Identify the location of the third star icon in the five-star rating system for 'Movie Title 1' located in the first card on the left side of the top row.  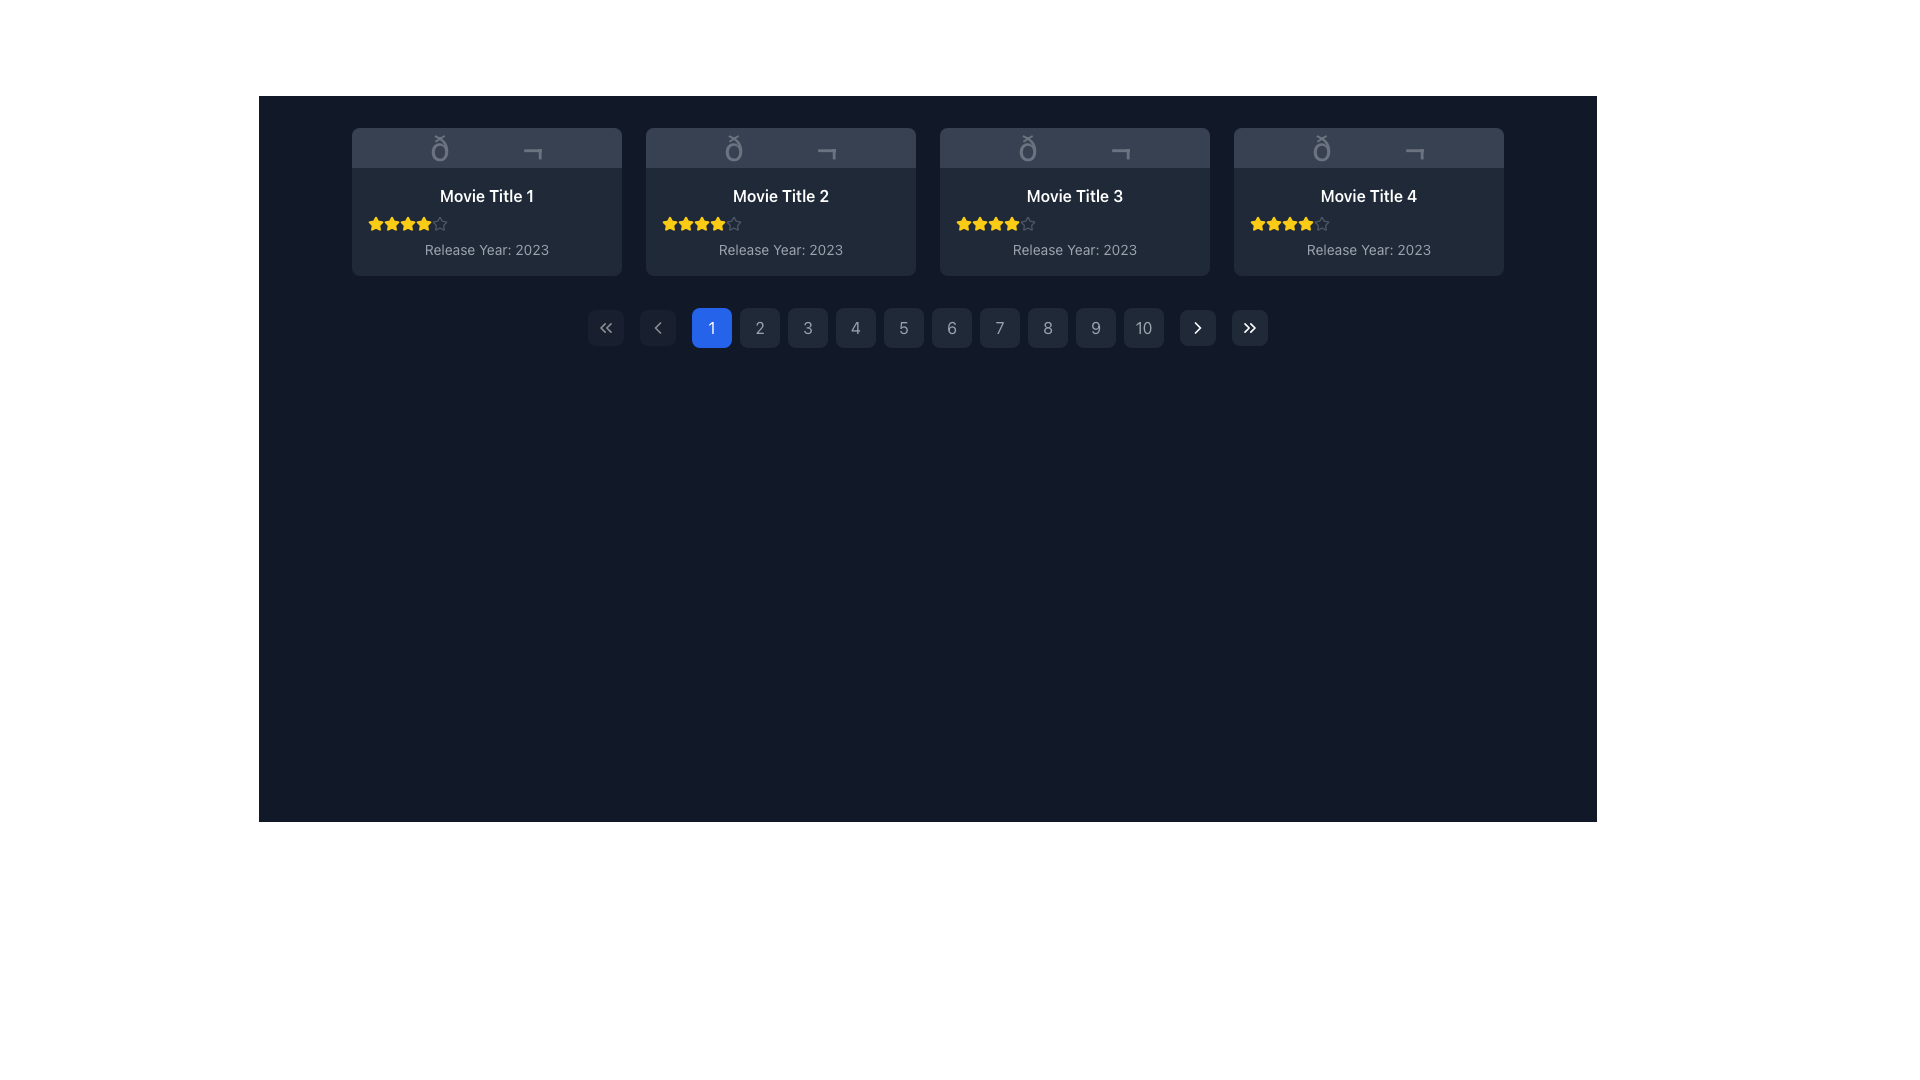
(392, 223).